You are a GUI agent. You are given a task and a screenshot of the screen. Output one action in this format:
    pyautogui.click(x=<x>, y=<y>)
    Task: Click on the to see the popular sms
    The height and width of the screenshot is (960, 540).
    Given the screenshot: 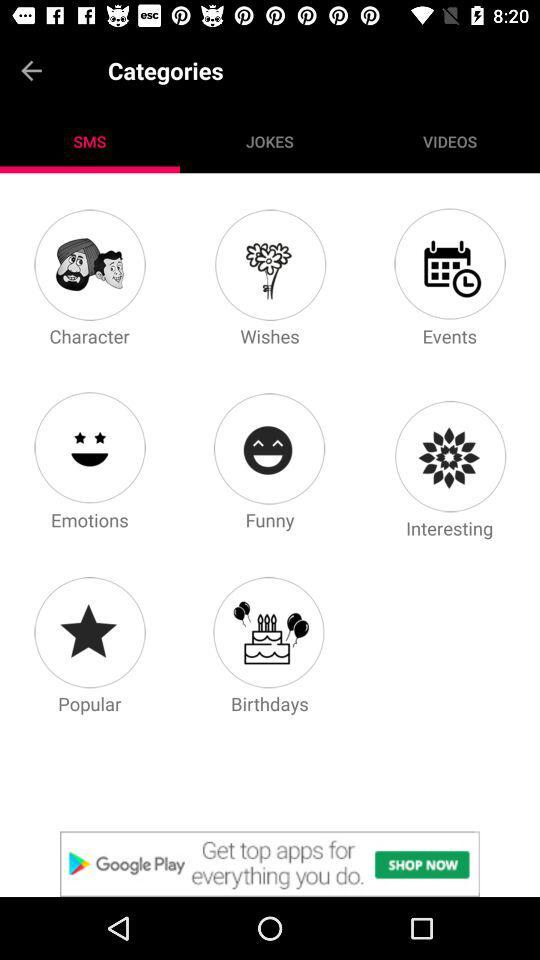 What is the action you would take?
    pyautogui.click(x=88, y=631)
    